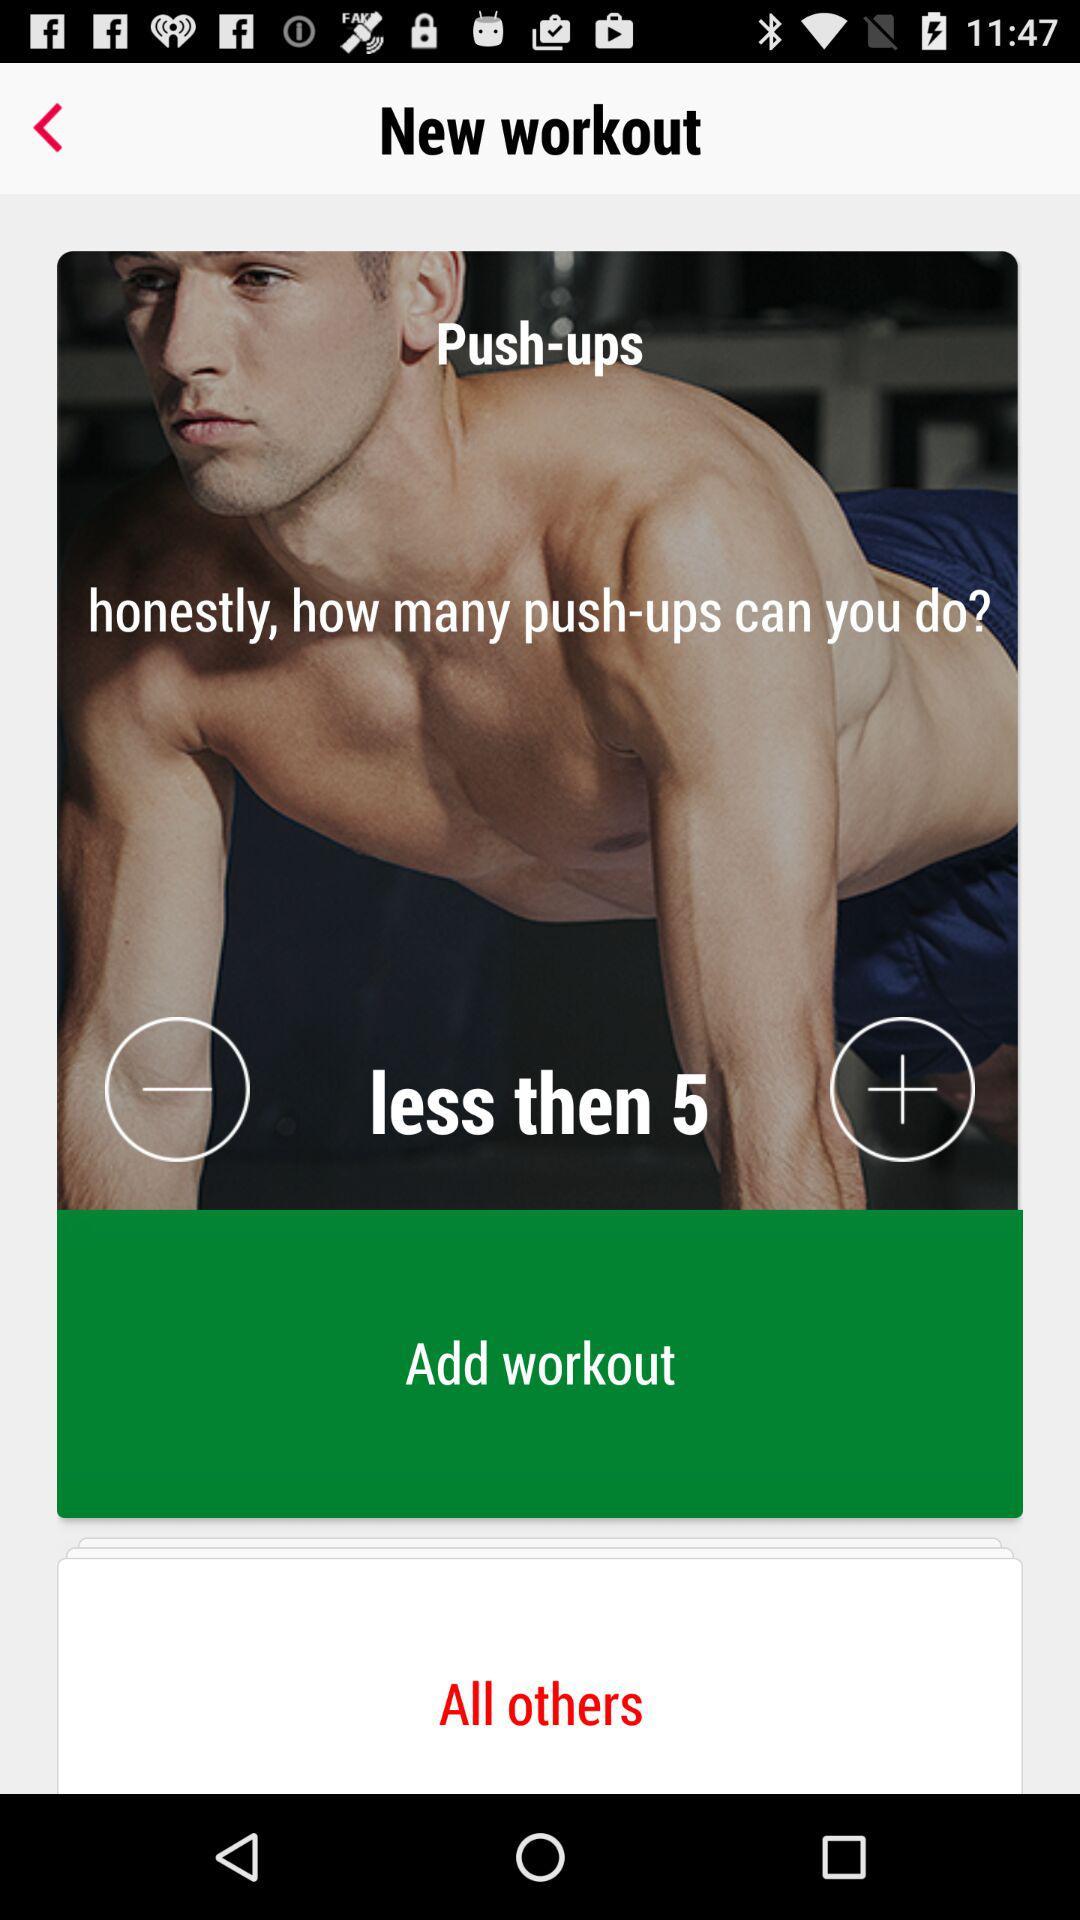 The height and width of the screenshot is (1920, 1080). Describe the element at coordinates (540, 1661) in the screenshot. I see `all others button` at that location.